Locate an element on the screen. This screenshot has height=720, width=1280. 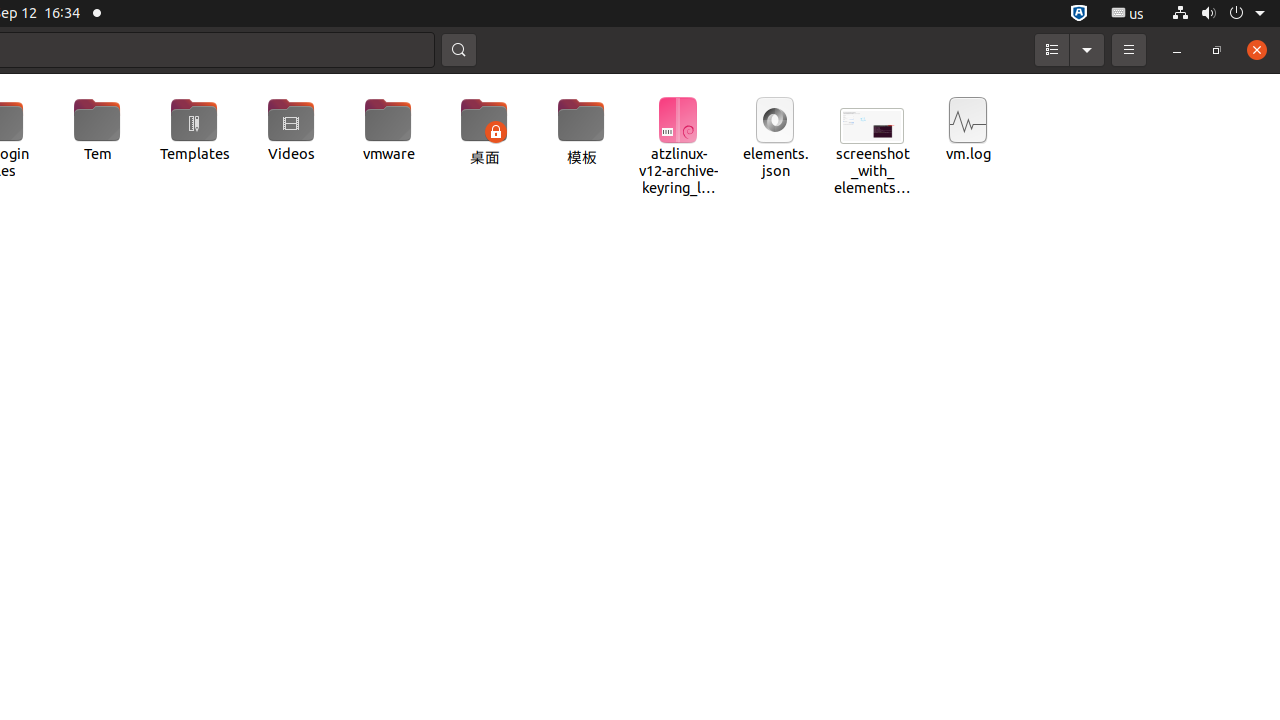
'Close' is located at coordinates (1255, 48).